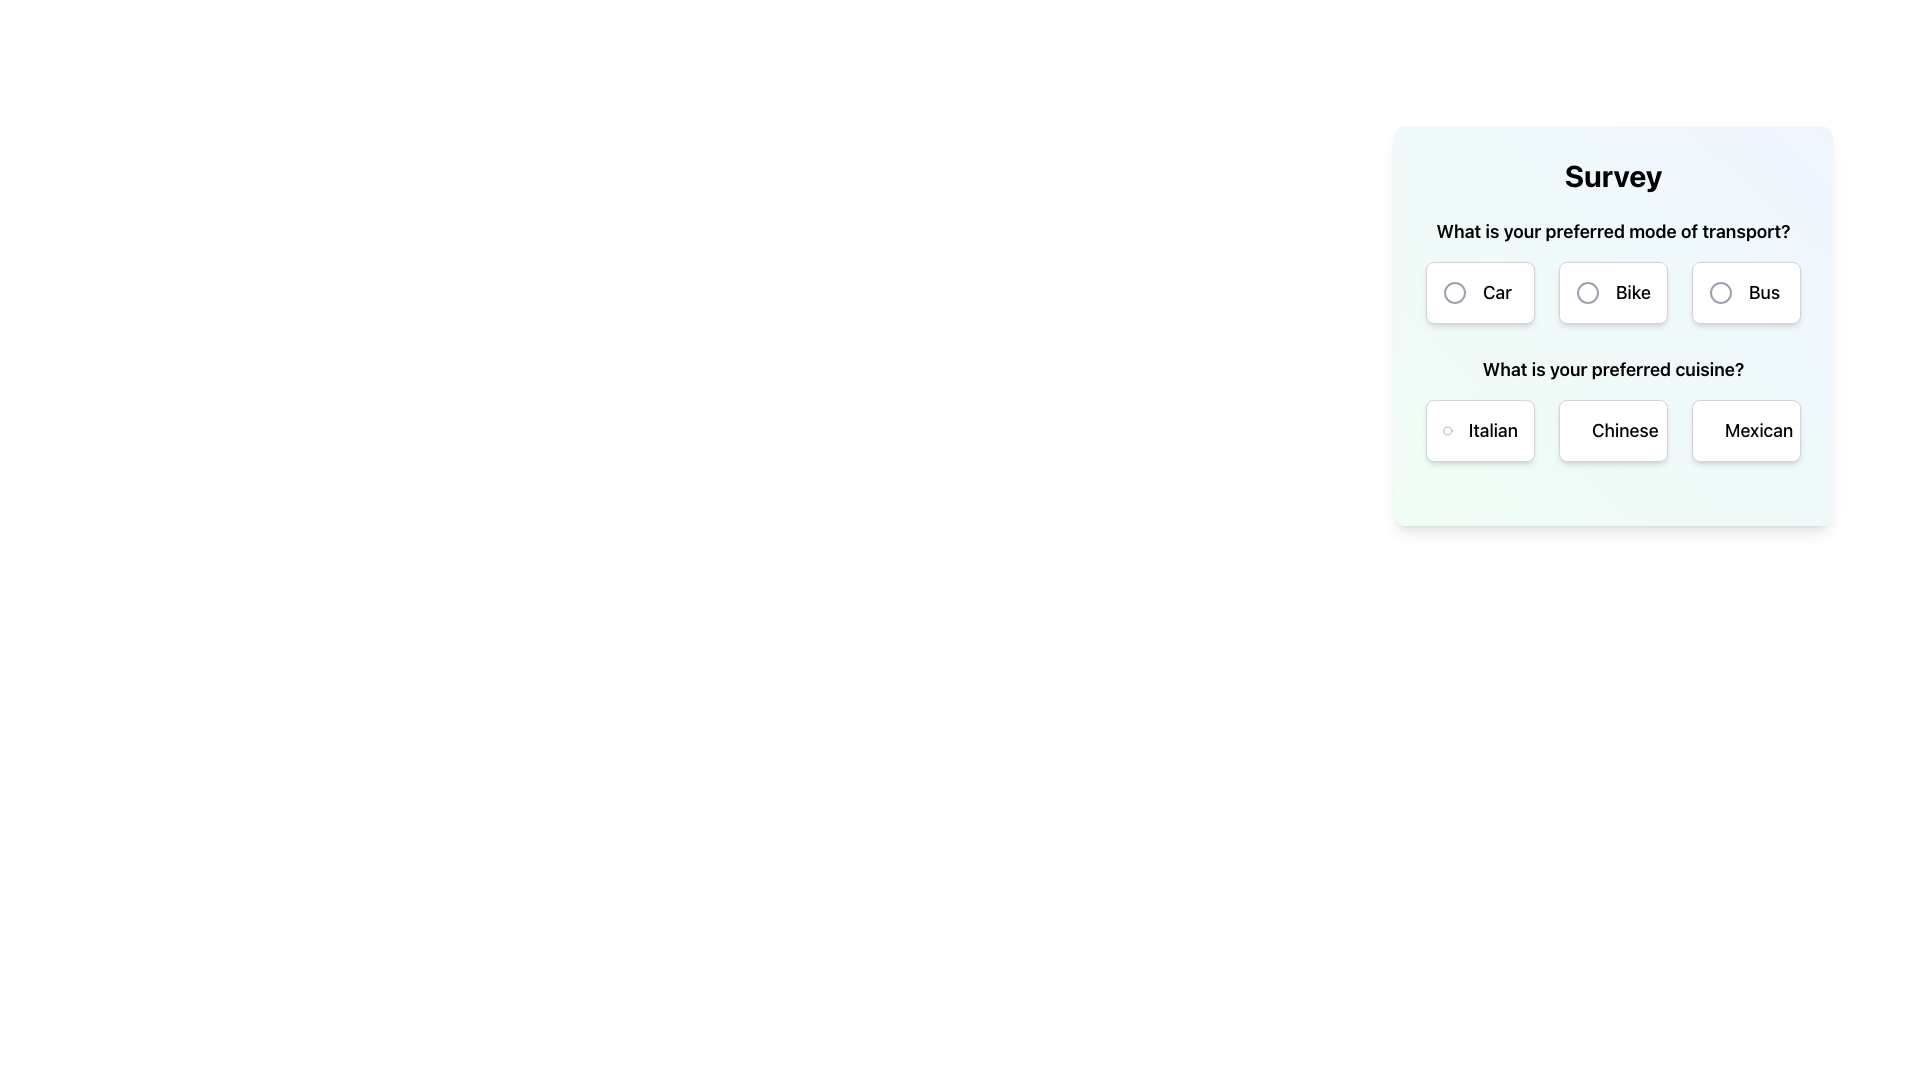  What do you see at coordinates (1613, 370) in the screenshot?
I see `the prominently styled question label that reads 'What is your preferred cuisine?', which is centrally located above the cuisine options` at bounding box center [1613, 370].